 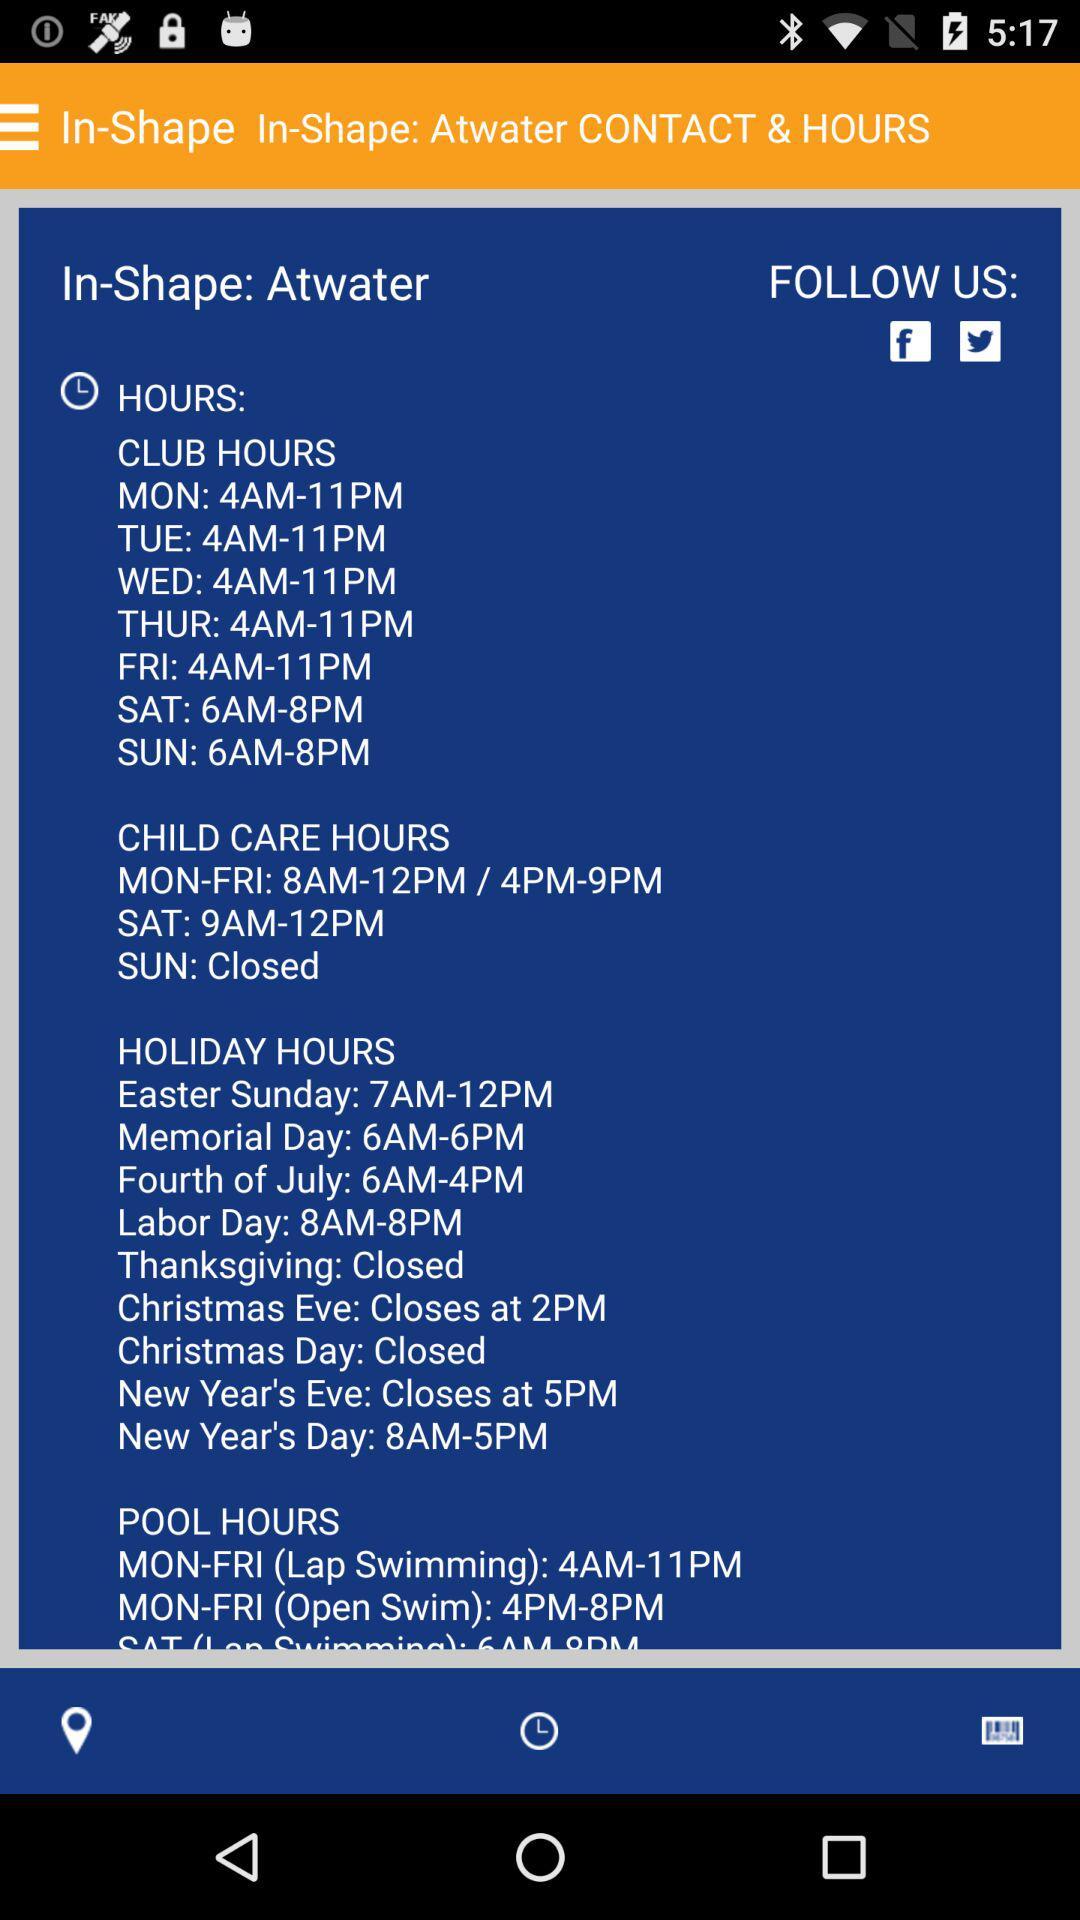 What do you see at coordinates (1002, 1730) in the screenshot?
I see `the icon at the bottom right corner` at bounding box center [1002, 1730].